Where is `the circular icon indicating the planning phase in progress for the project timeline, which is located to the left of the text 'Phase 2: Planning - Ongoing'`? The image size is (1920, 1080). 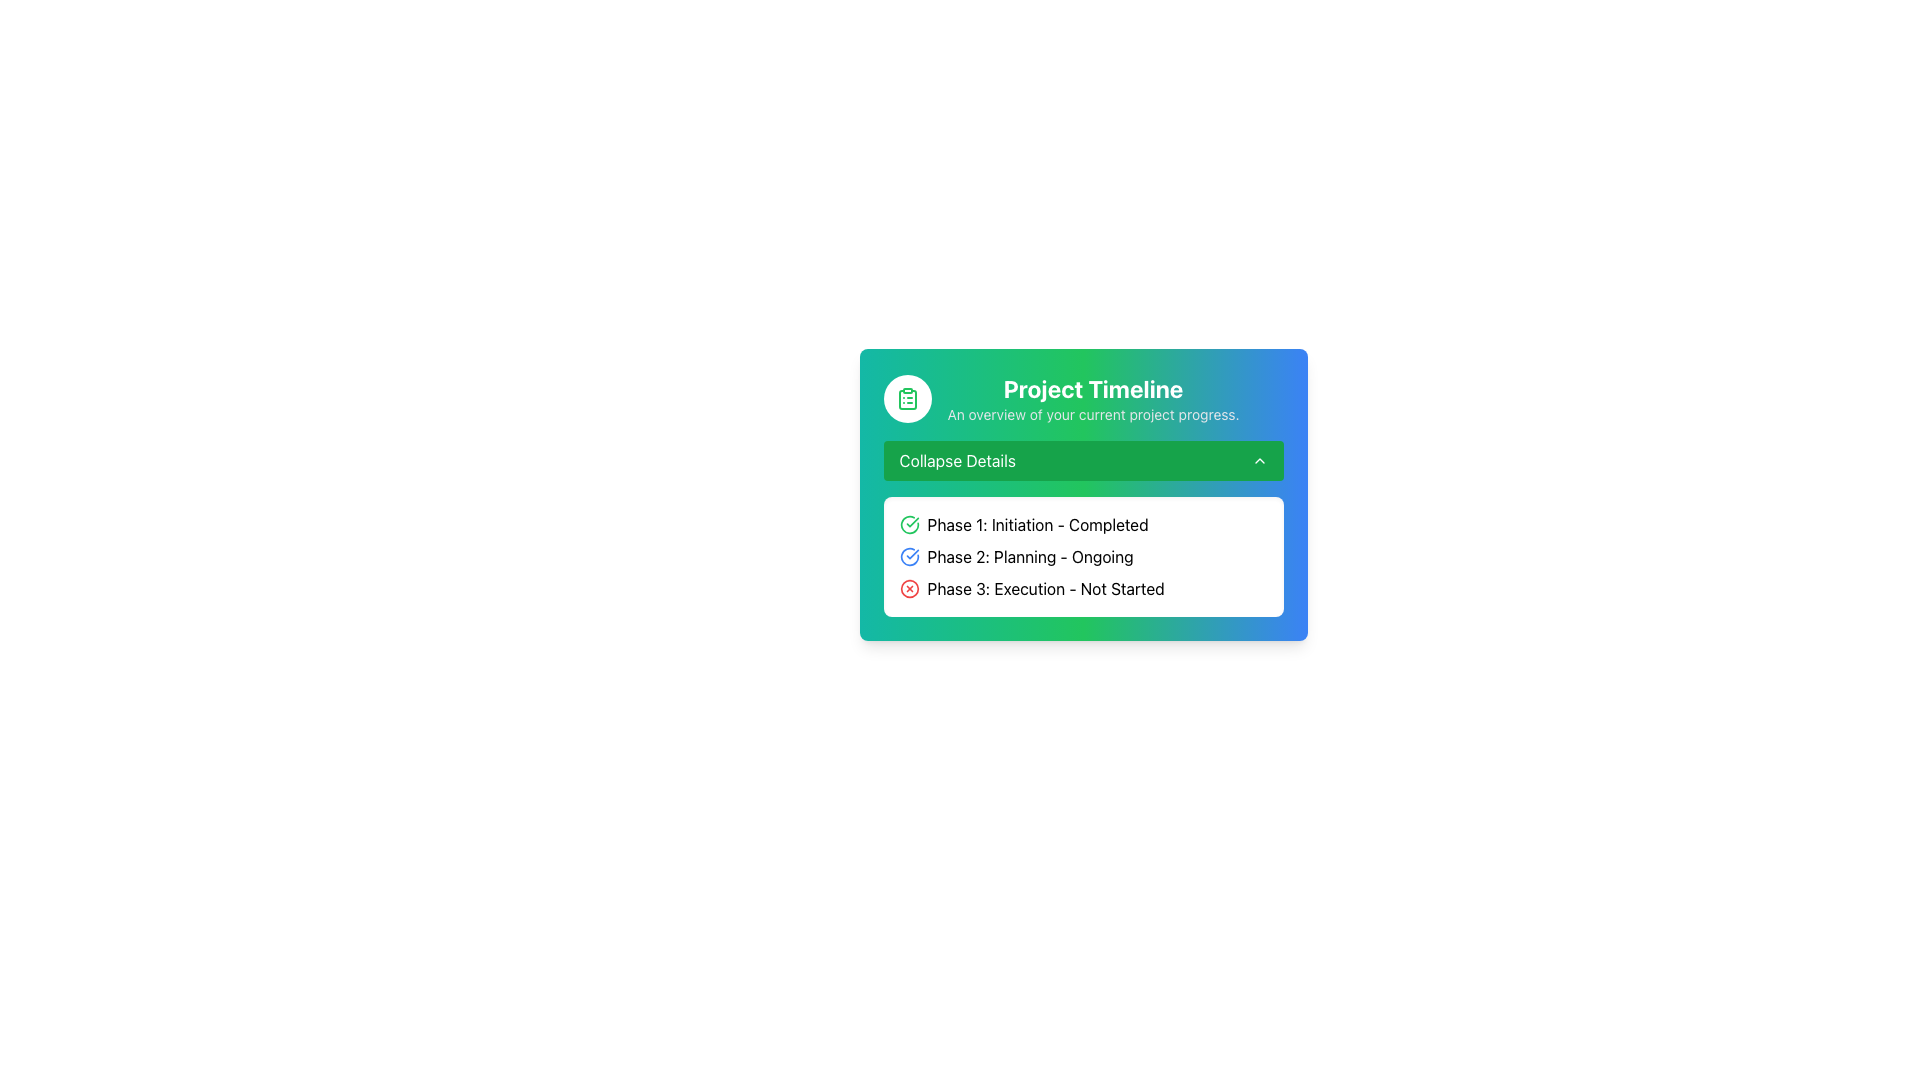
the circular icon indicating the planning phase in progress for the project timeline, which is located to the left of the text 'Phase 2: Planning - Ongoing' is located at coordinates (908, 556).